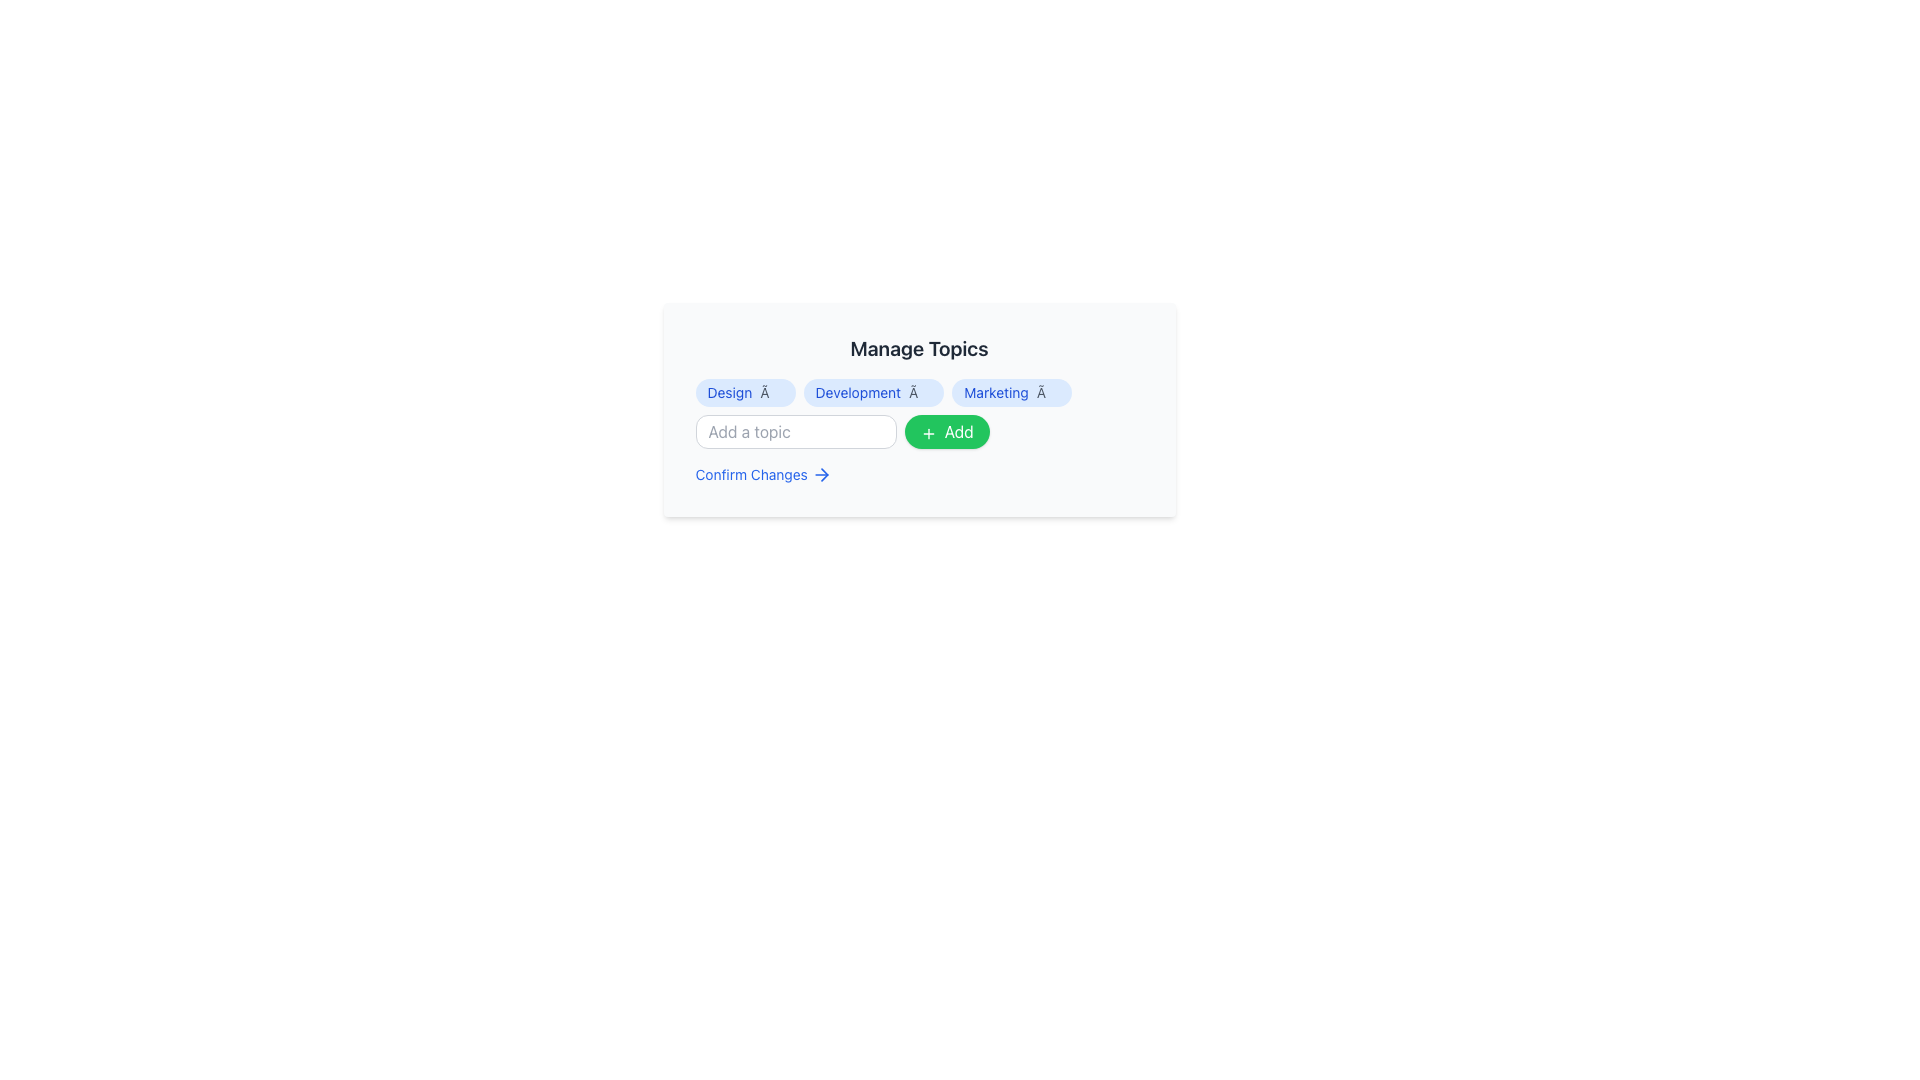 This screenshot has width=1920, height=1080. I want to click on the '×' icon on the 'Marketing' Tag Button, so click(1012, 393).